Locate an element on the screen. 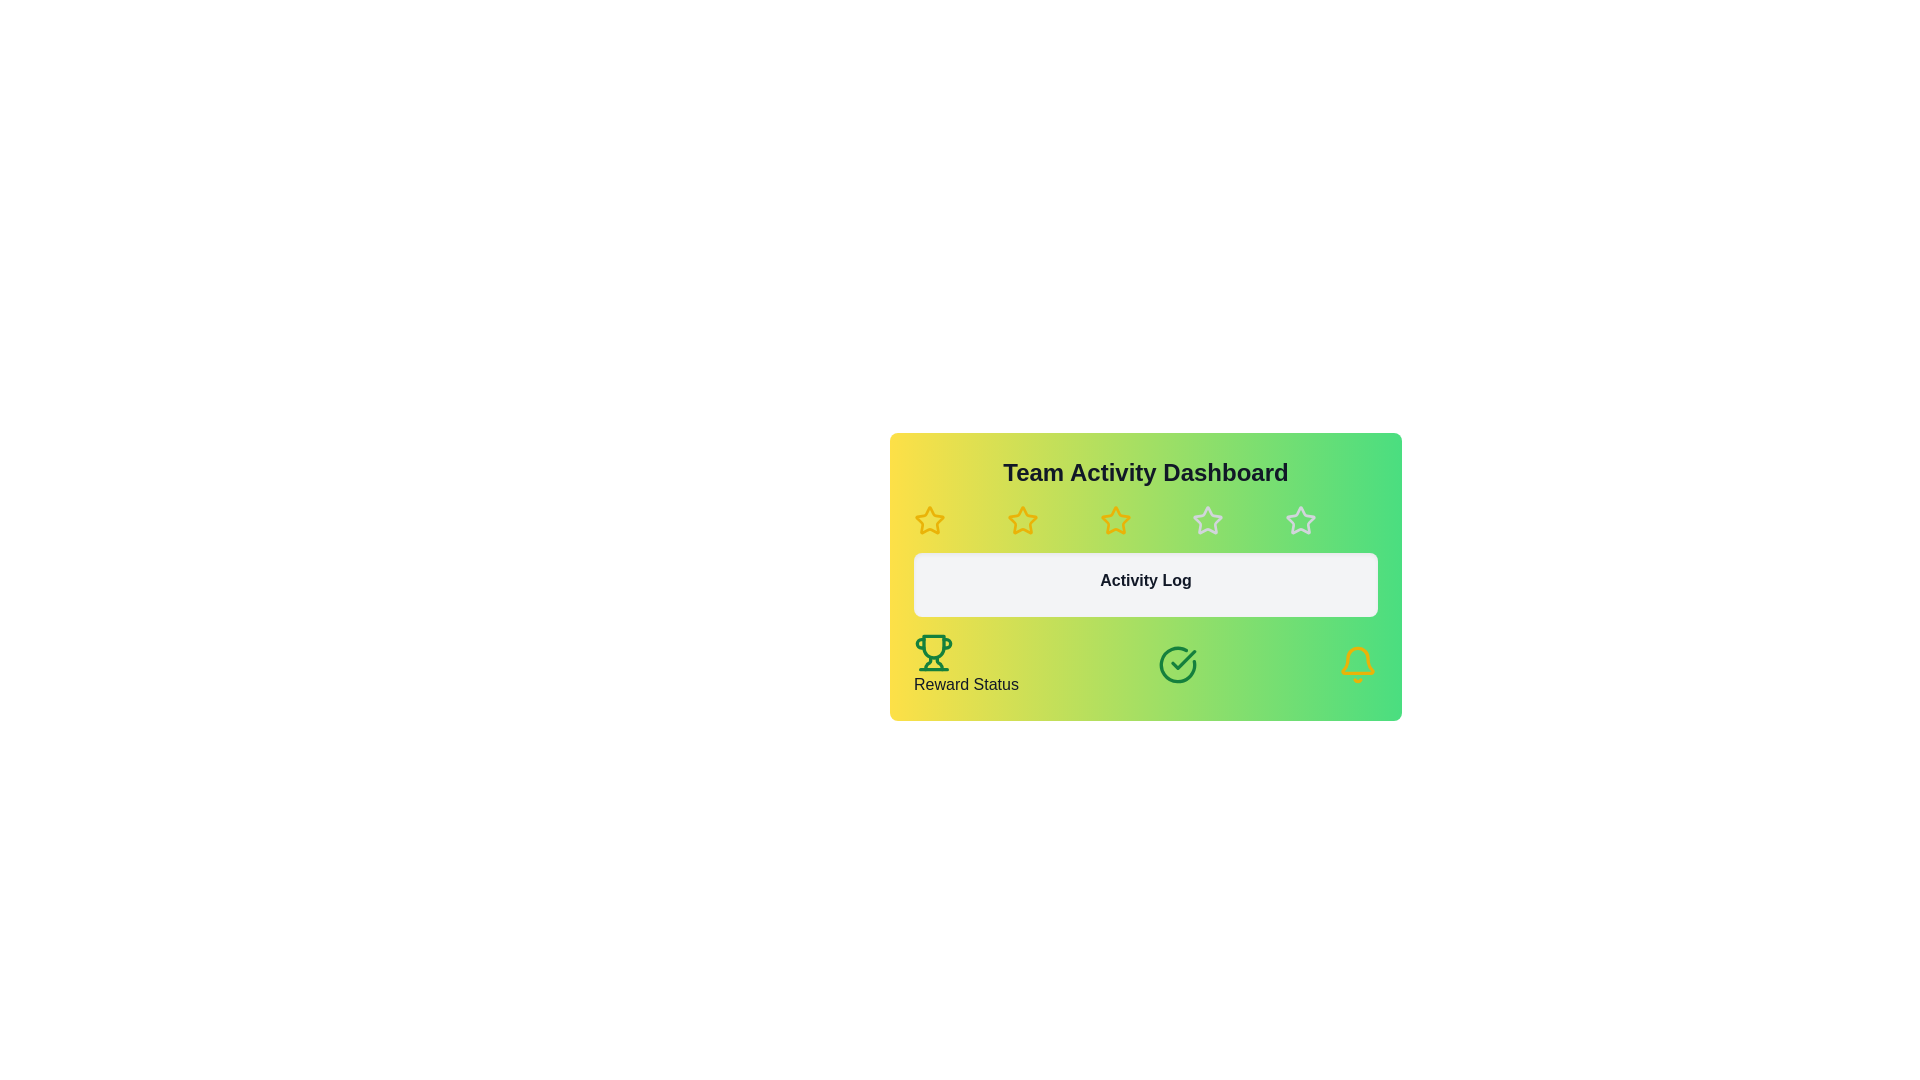 Image resolution: width=1920 pixels, height=1080 pixels. the decorative icon indicating positive status or completion in the 'Reward Status' section, located adjacent to the 'Reward Status' text label is located at coordinates (1178, 664).